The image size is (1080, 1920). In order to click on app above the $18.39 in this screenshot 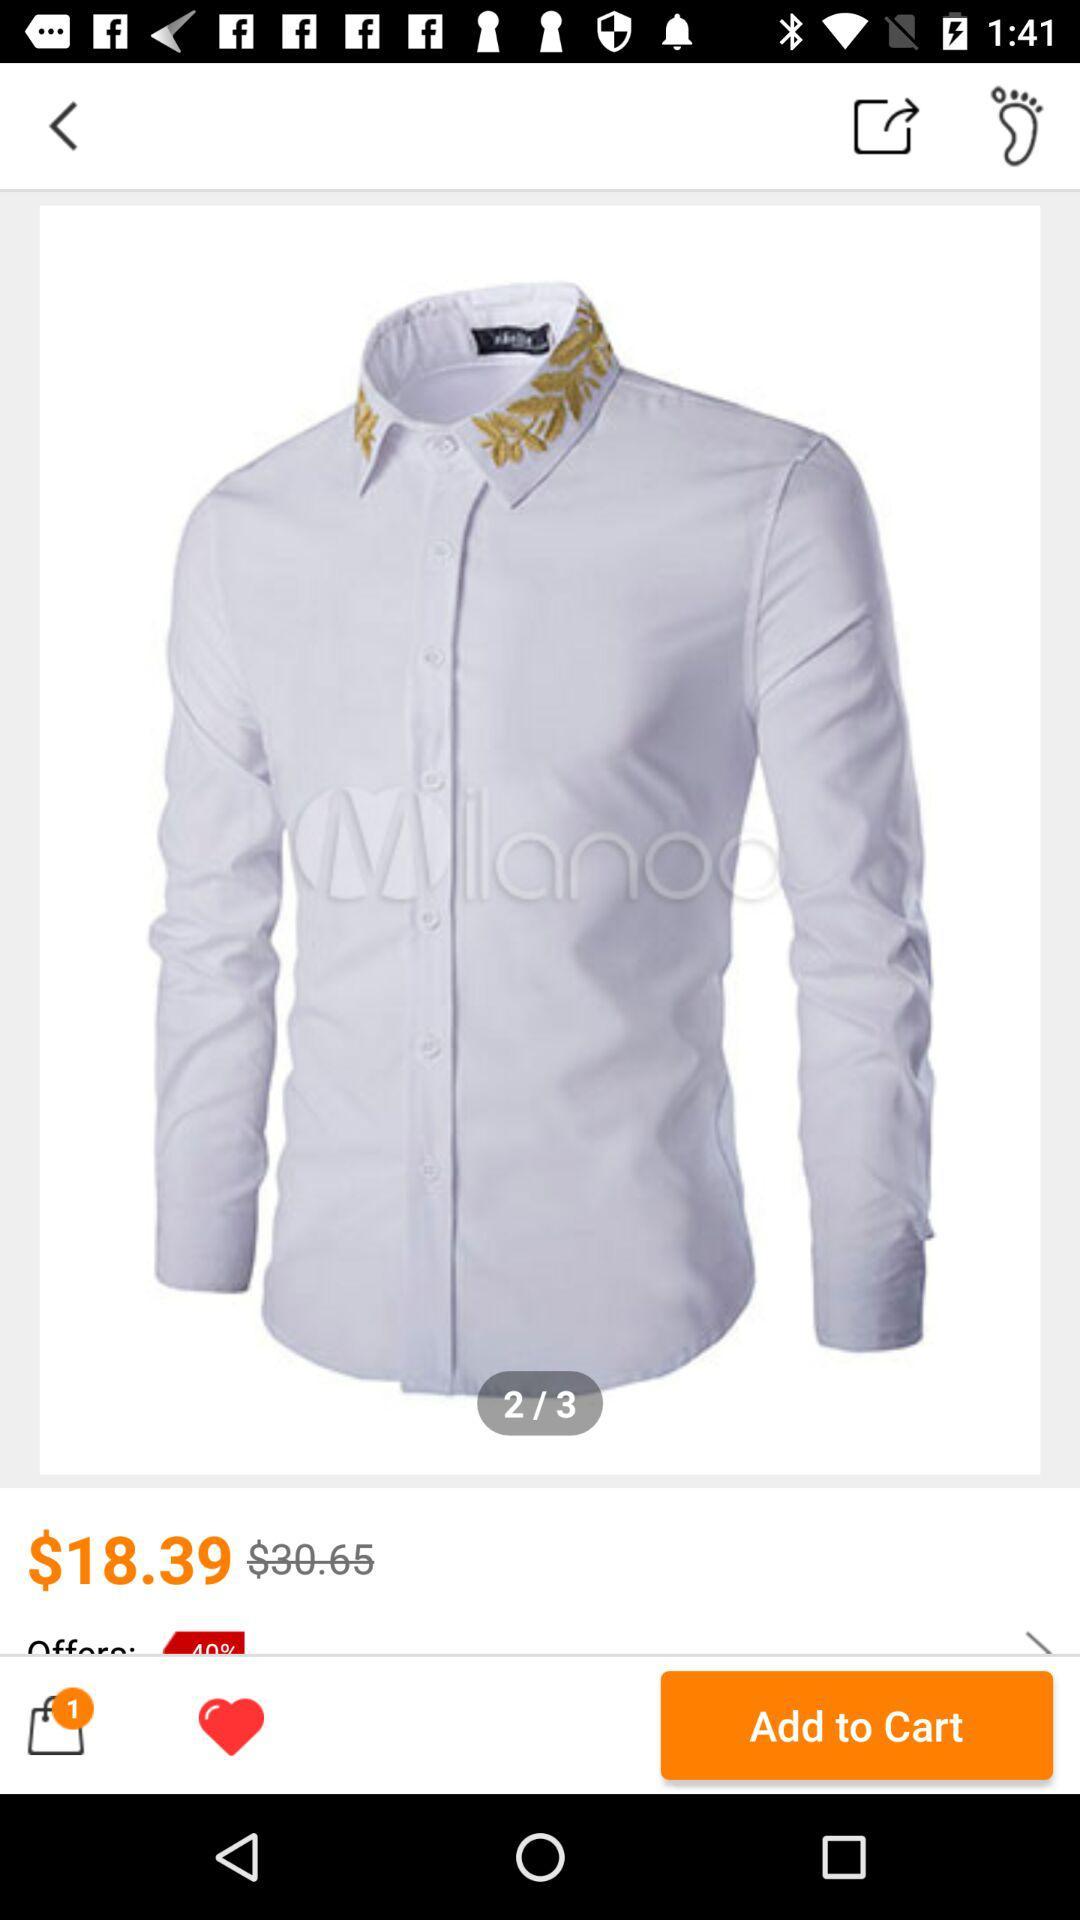, I will do `click(540, 840)`.